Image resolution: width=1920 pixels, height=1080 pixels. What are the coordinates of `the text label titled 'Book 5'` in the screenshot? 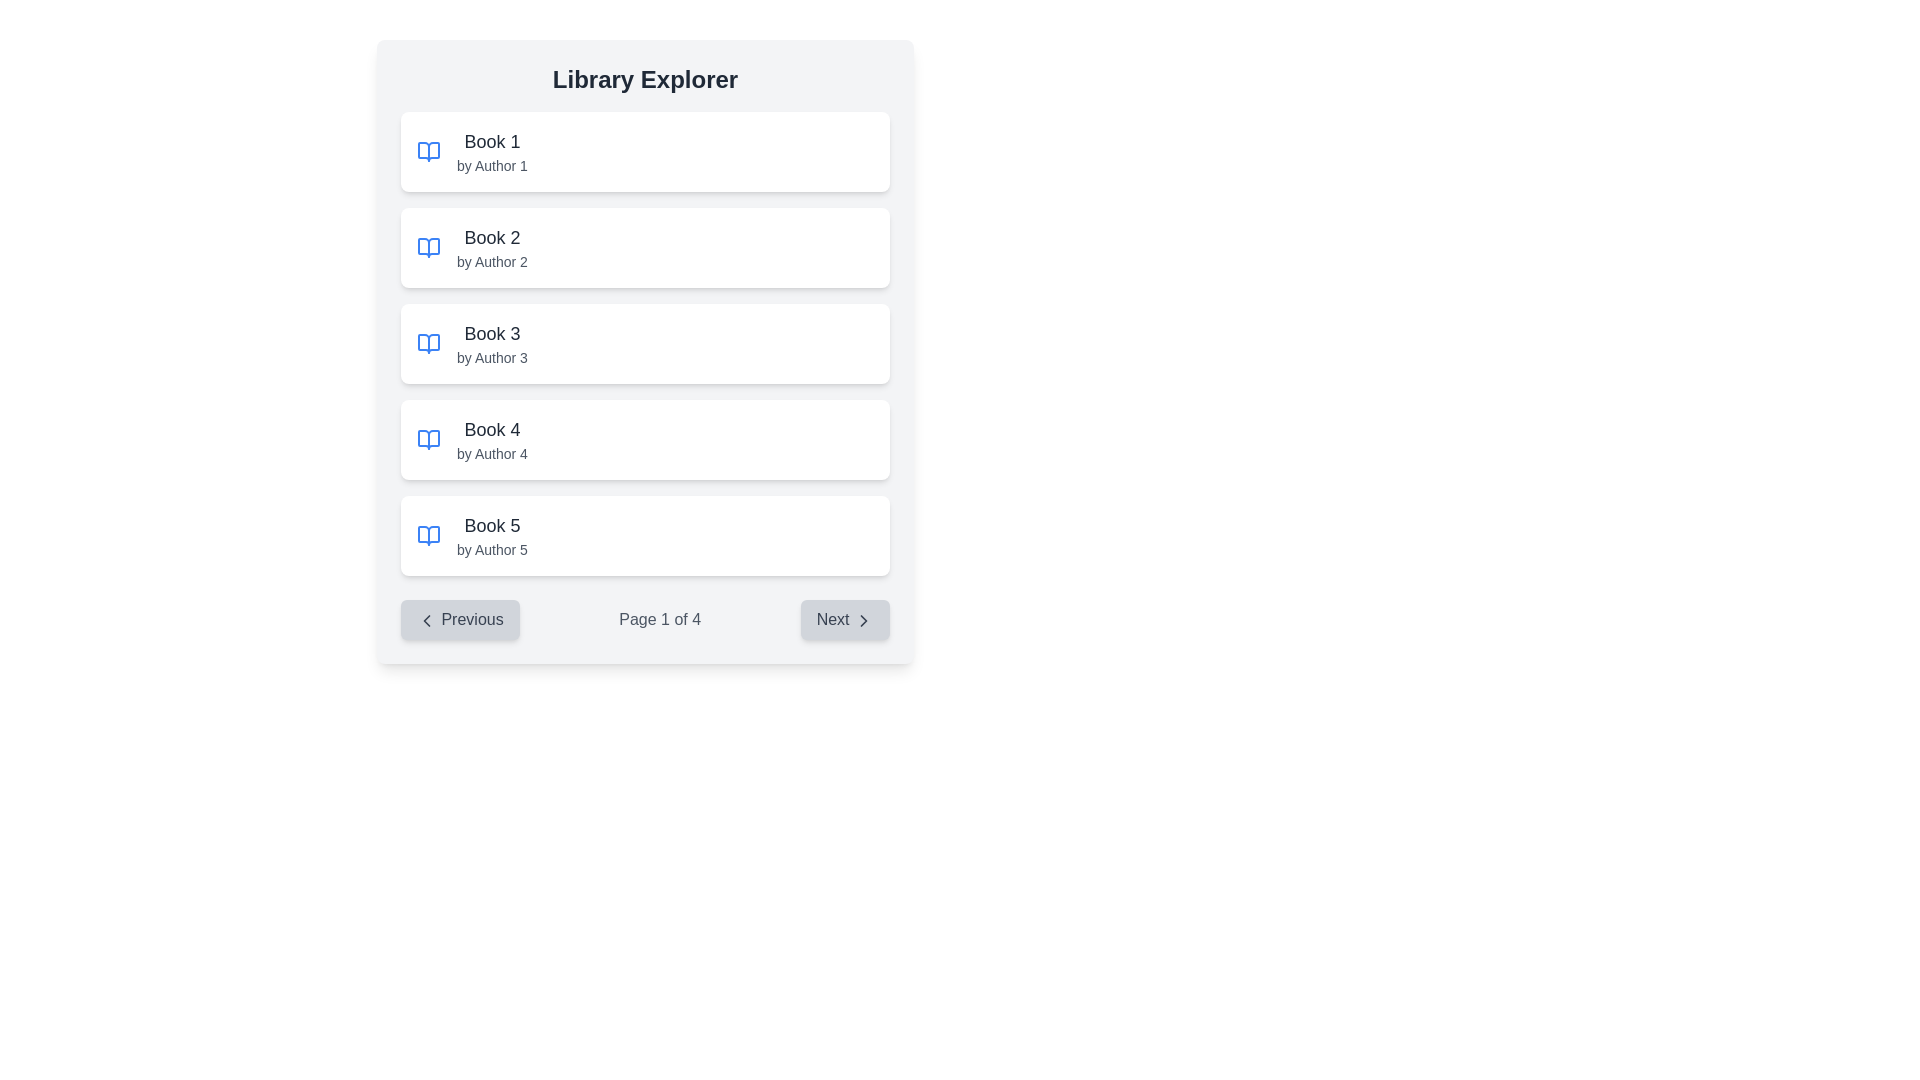 It's located at (492, 524).